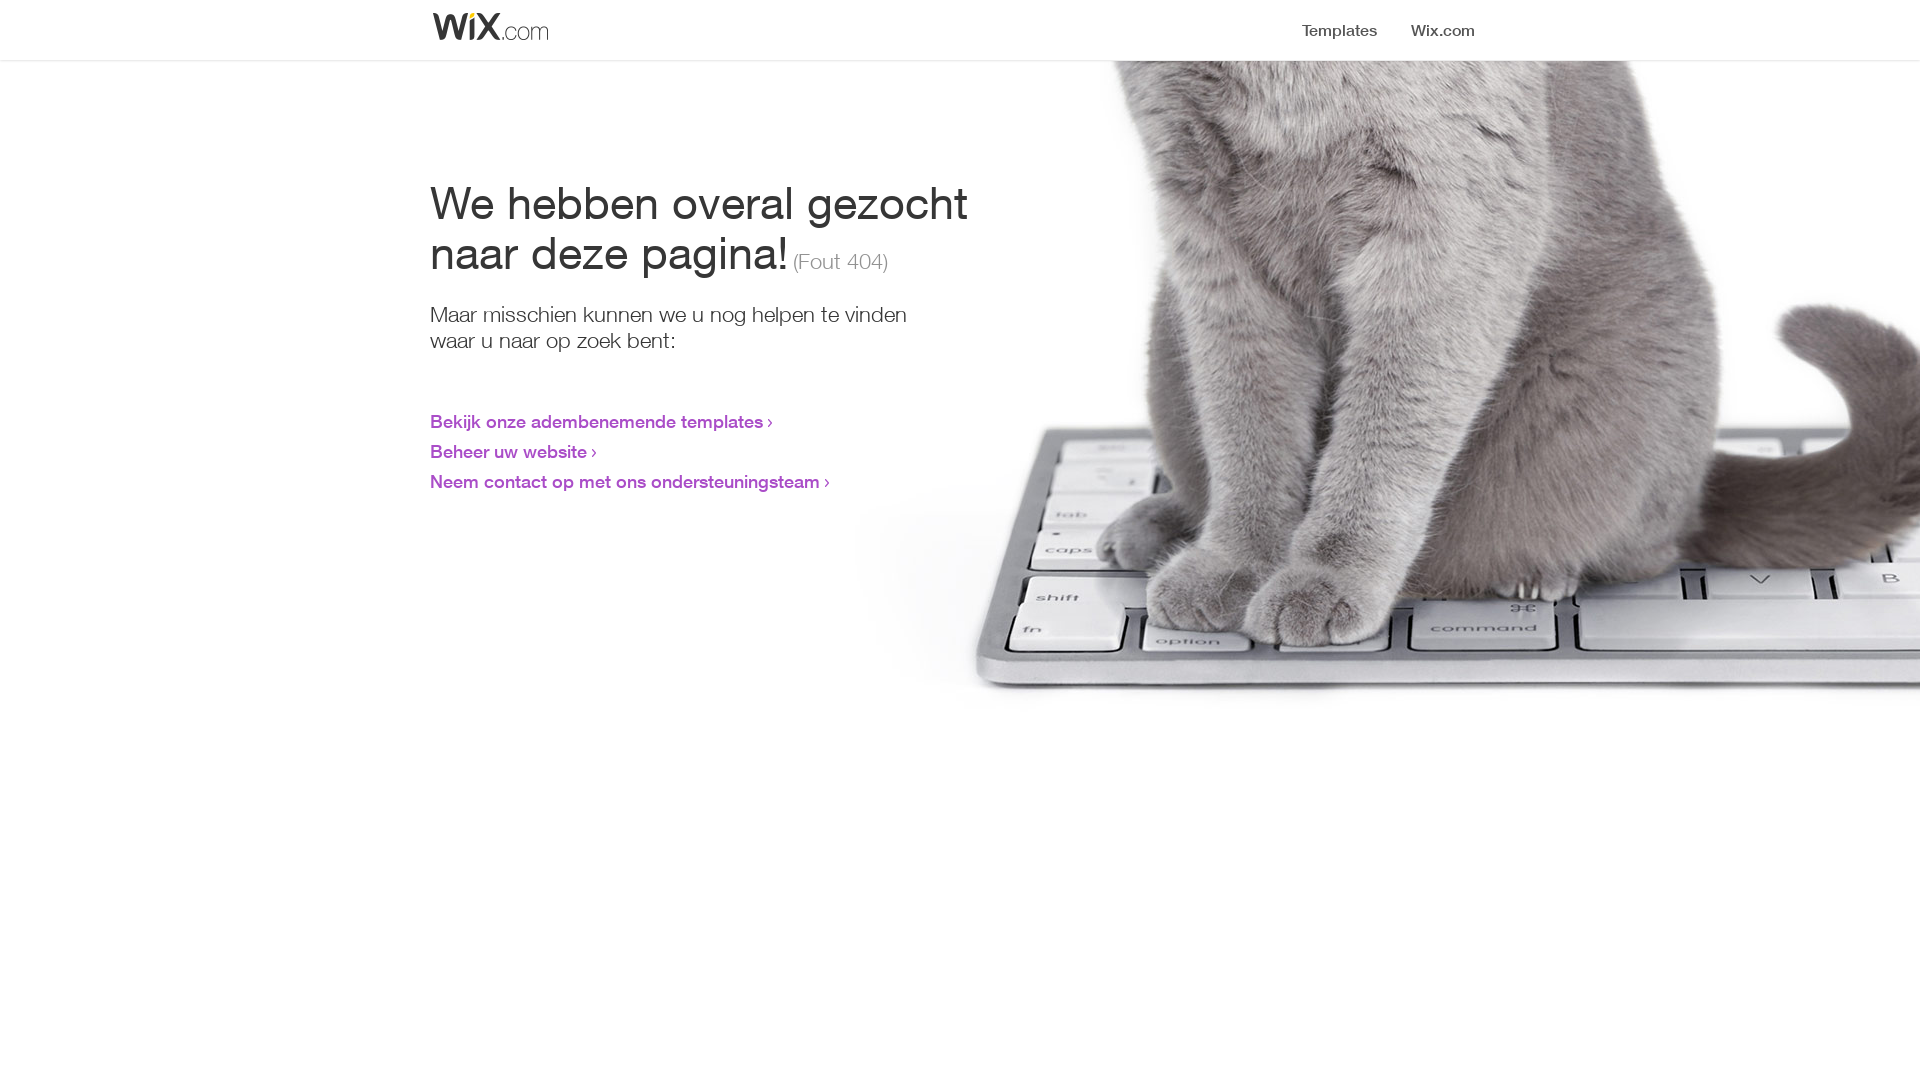 The image size is (1920, 1080). Describe the element at coordinates (595, 419) in the screenshot. I see `'Bekijk onze adembenemende templates'` at that location.